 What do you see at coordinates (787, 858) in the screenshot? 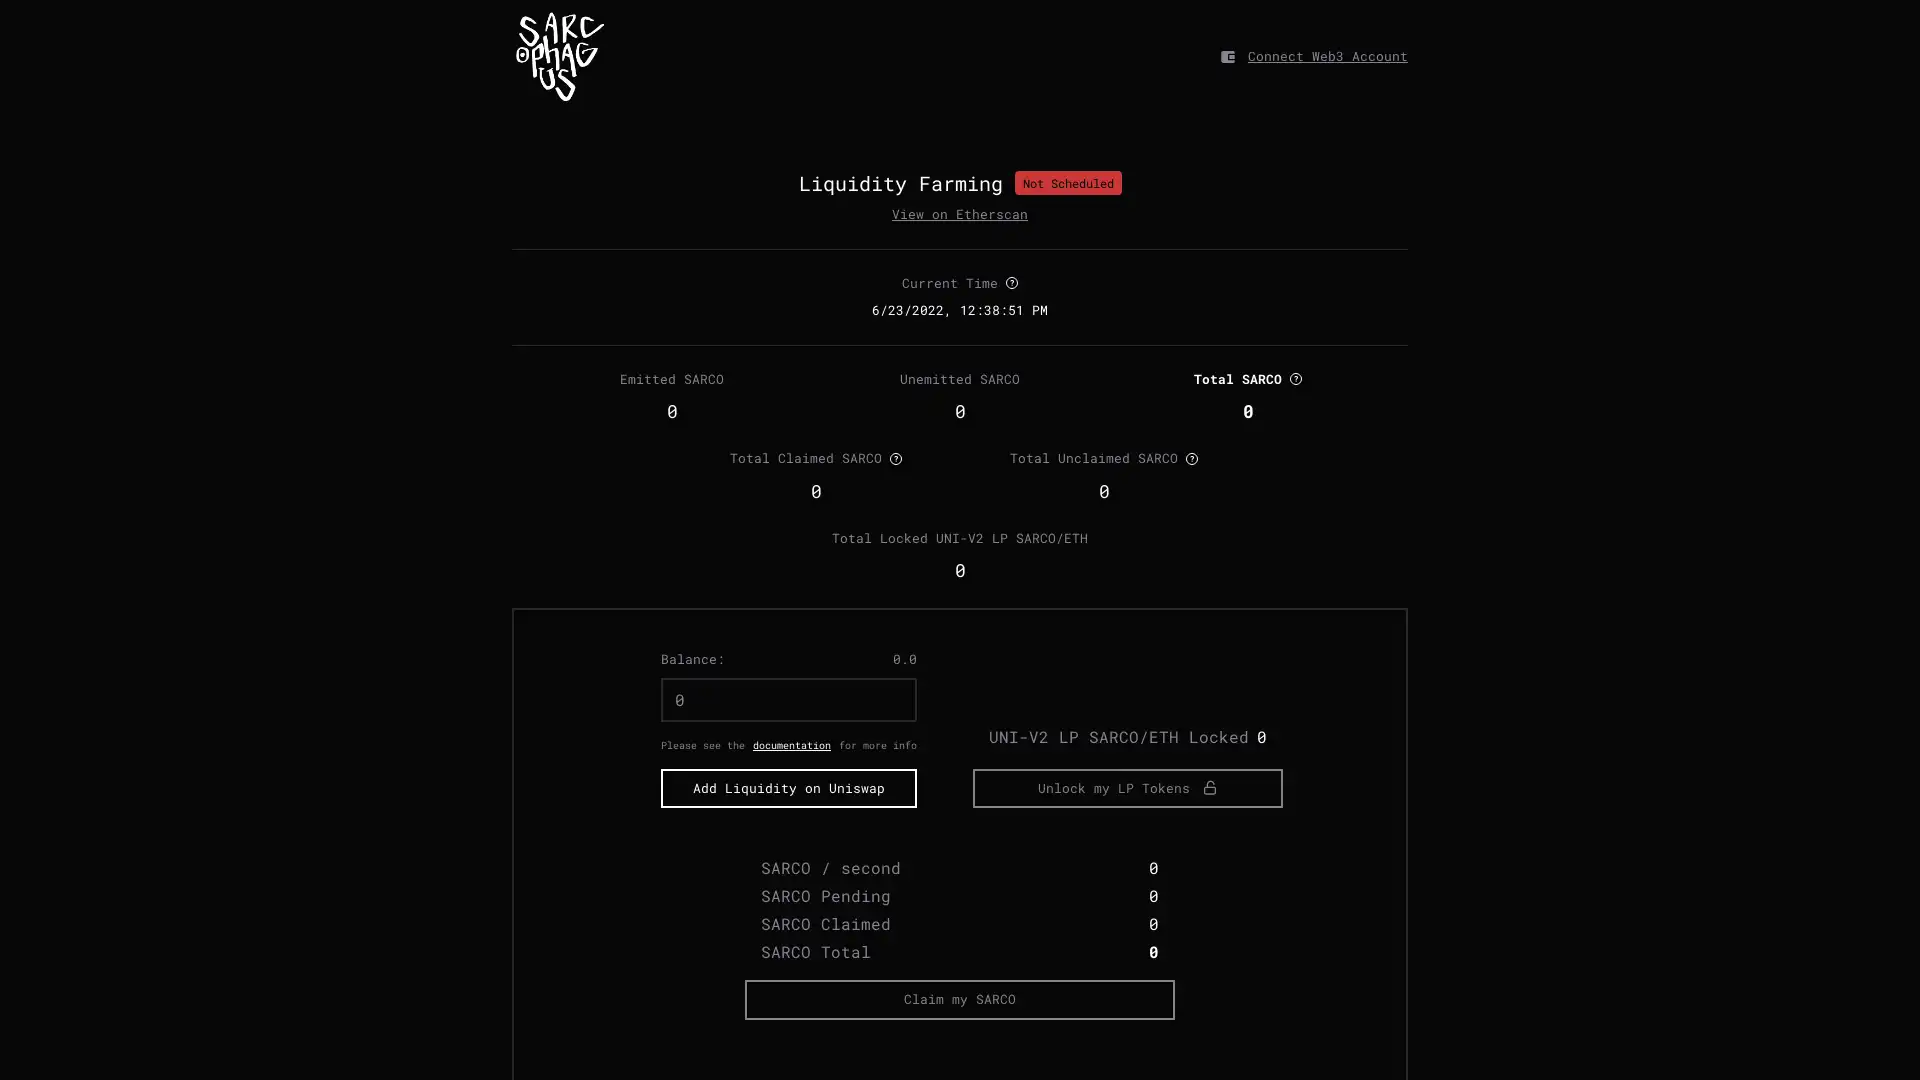
I see `Add Liquidity on Uniswap` at bounding box center [787, 858].